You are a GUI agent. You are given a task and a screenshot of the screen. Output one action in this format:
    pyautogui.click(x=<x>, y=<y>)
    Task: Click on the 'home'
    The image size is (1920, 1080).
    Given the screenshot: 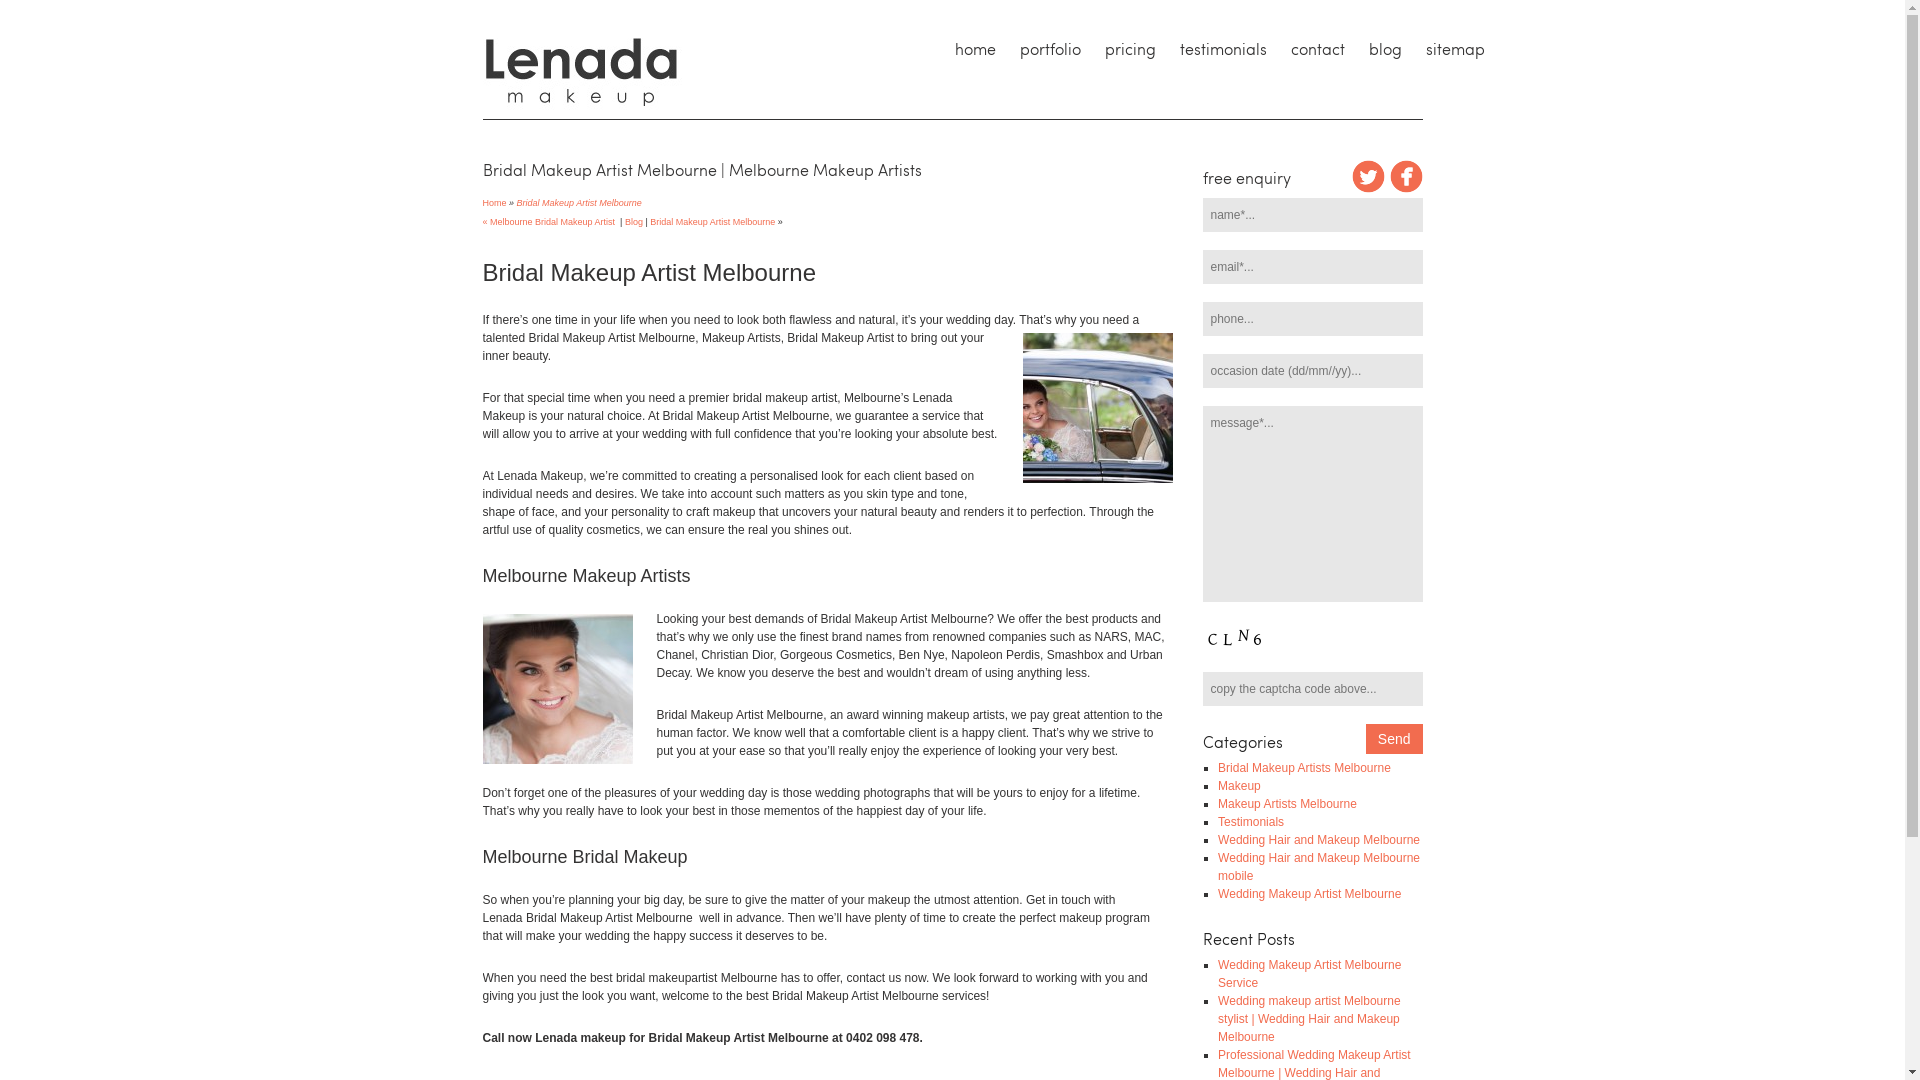 What is the action you would take?
    pyautogui.click(x=974, y=48)
    